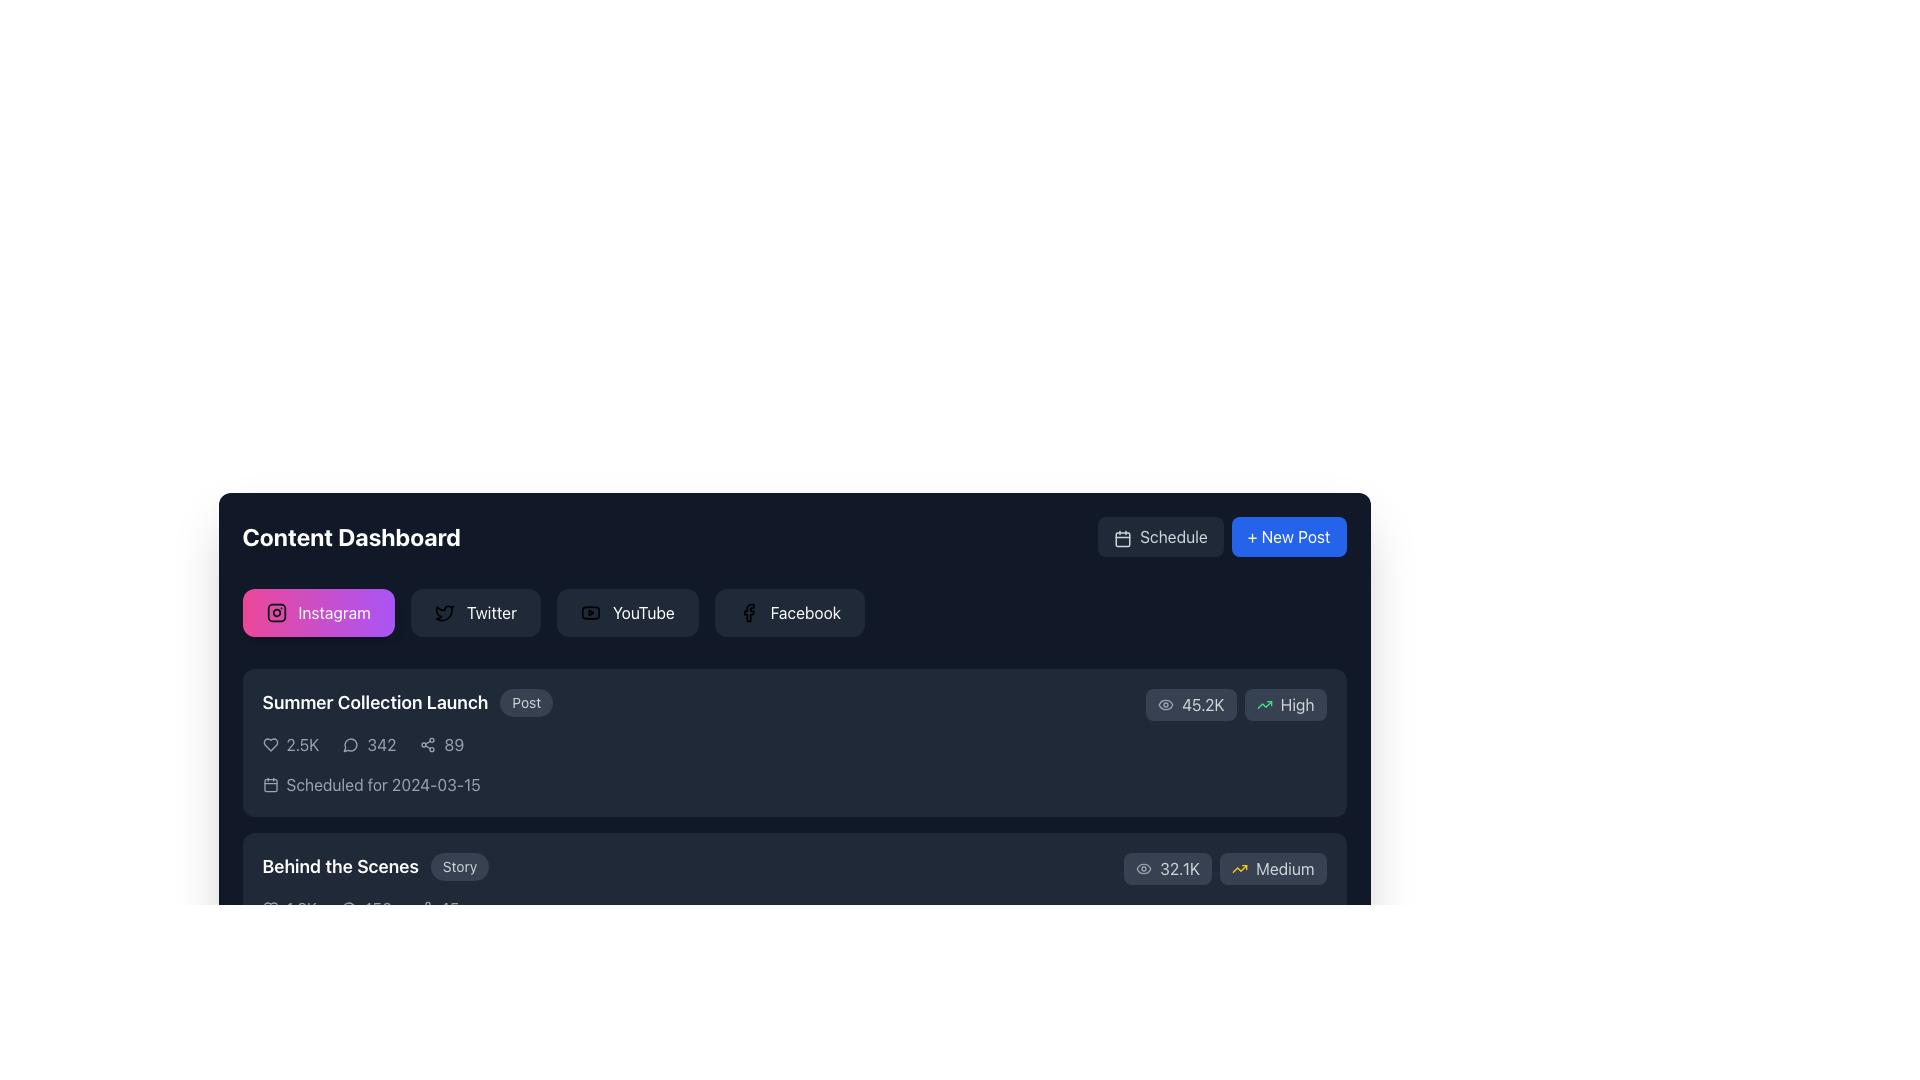 The image size is (1920, 1080). I want to click on the Facebook button located beneath the 'Content Dashboard' section, which has a dark gray background and features the Facebook logo and the text 'Facebook', so click(788, 612).